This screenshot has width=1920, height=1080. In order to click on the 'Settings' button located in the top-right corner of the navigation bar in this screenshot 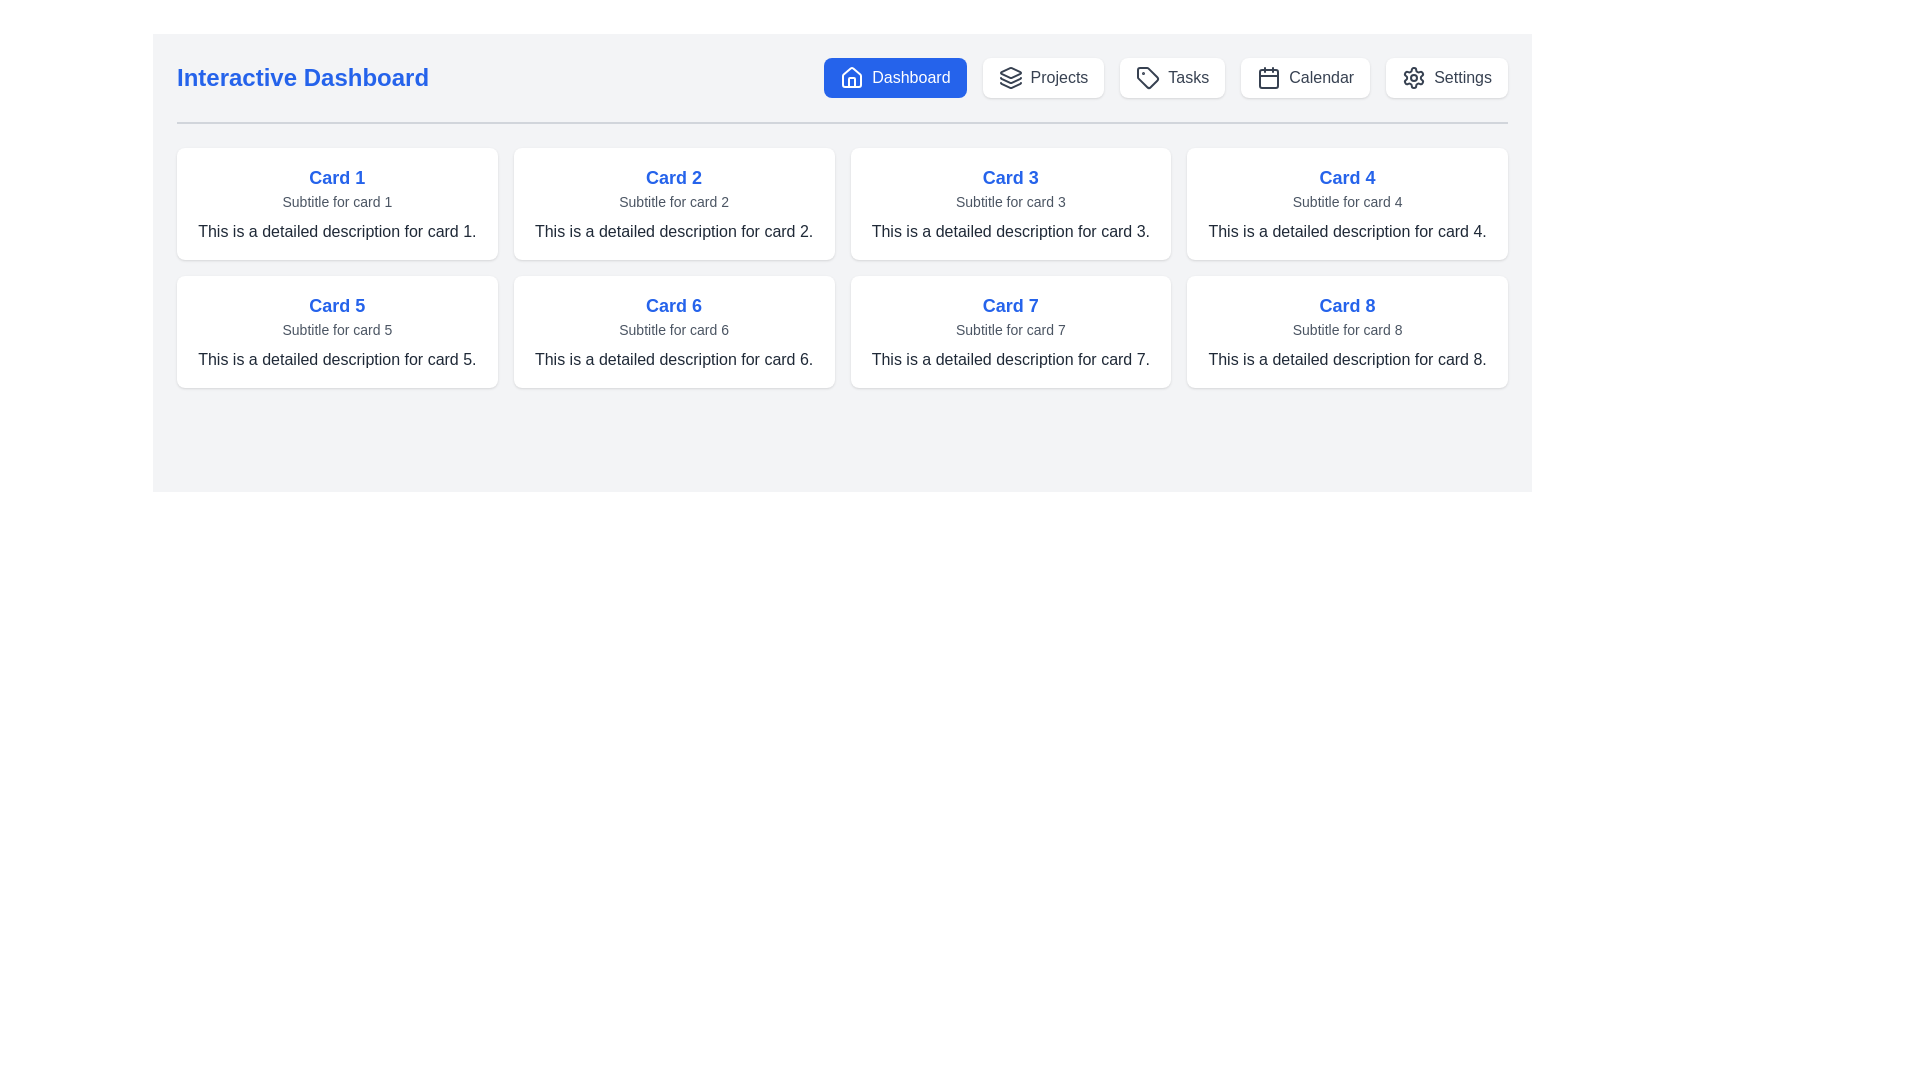, I will do `click(1447, 76)`.